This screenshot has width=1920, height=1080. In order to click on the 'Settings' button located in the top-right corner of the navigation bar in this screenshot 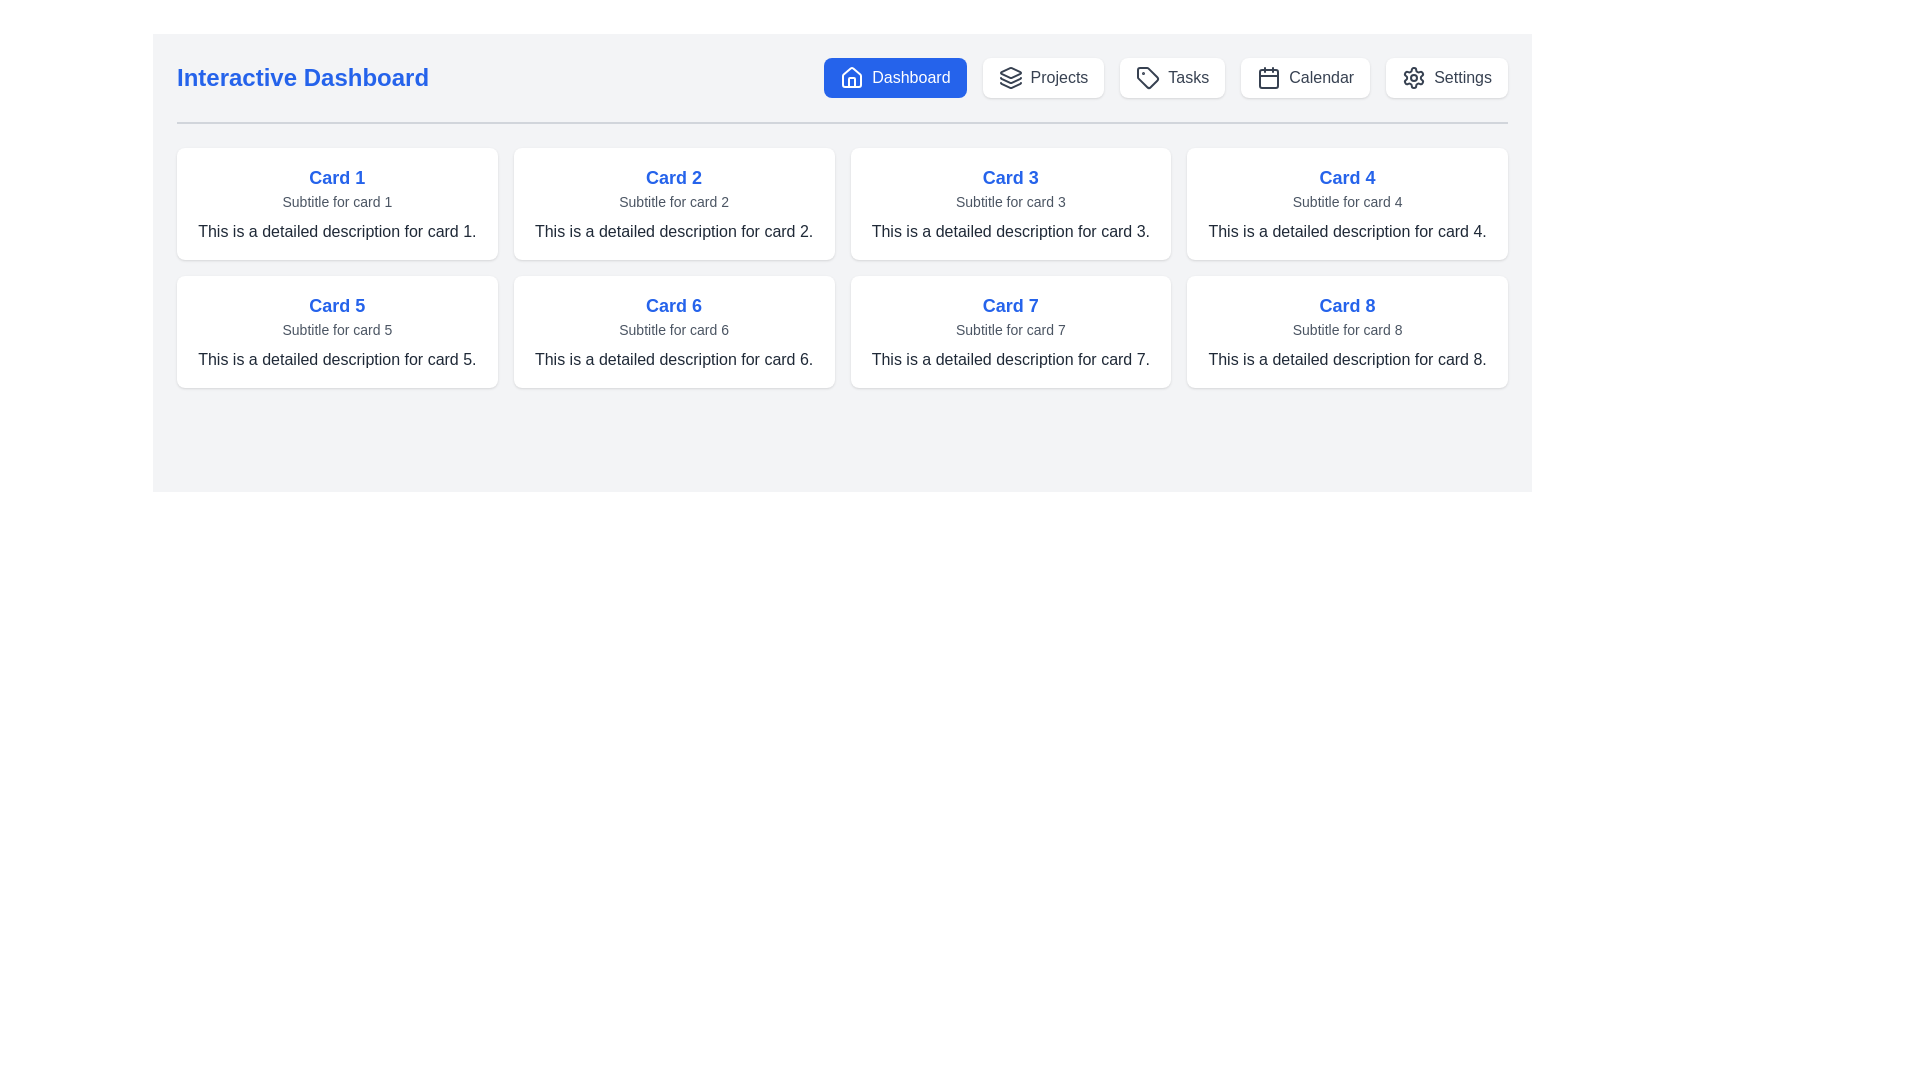, I will do `click(1447, 76)`.